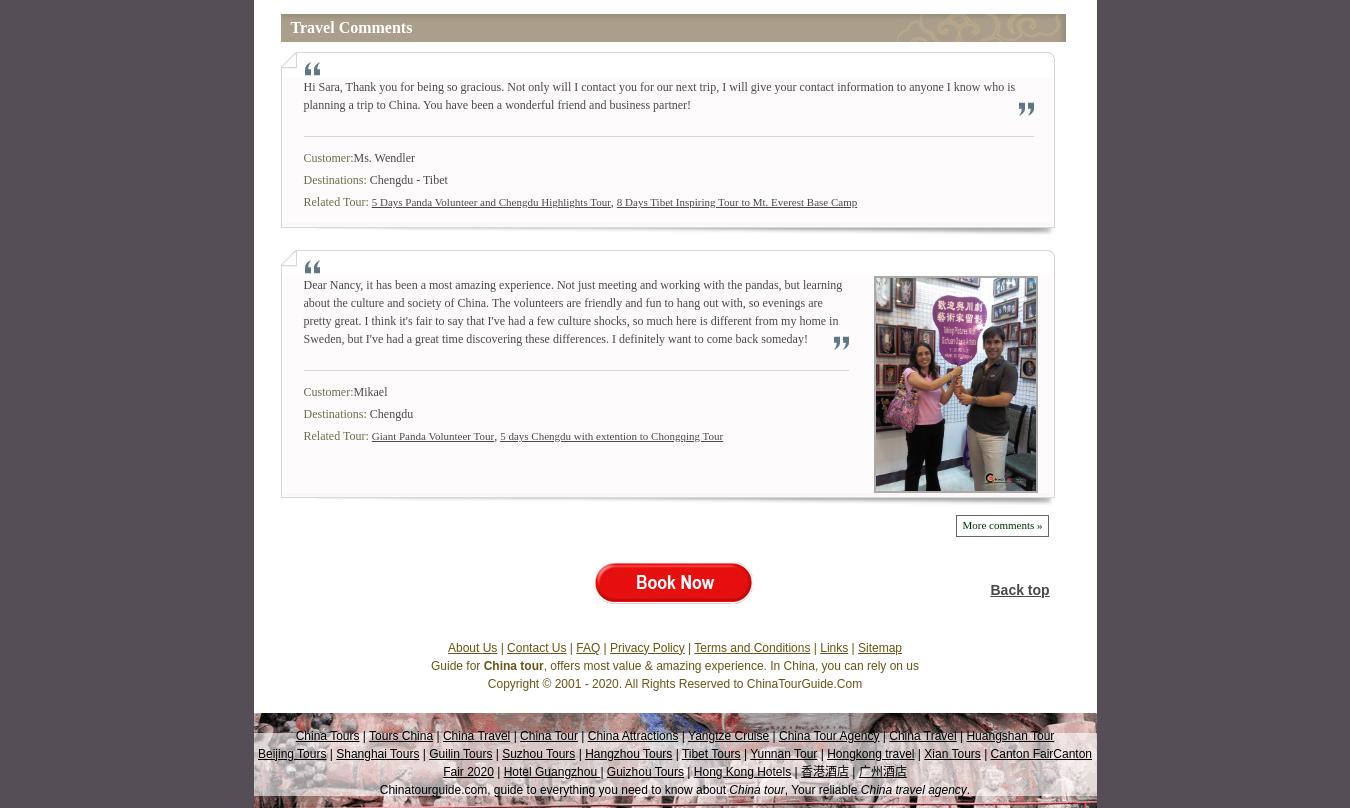  Describe the element at coordinates (470, 646) in the screenshot. I see `'About Us'` at that location.